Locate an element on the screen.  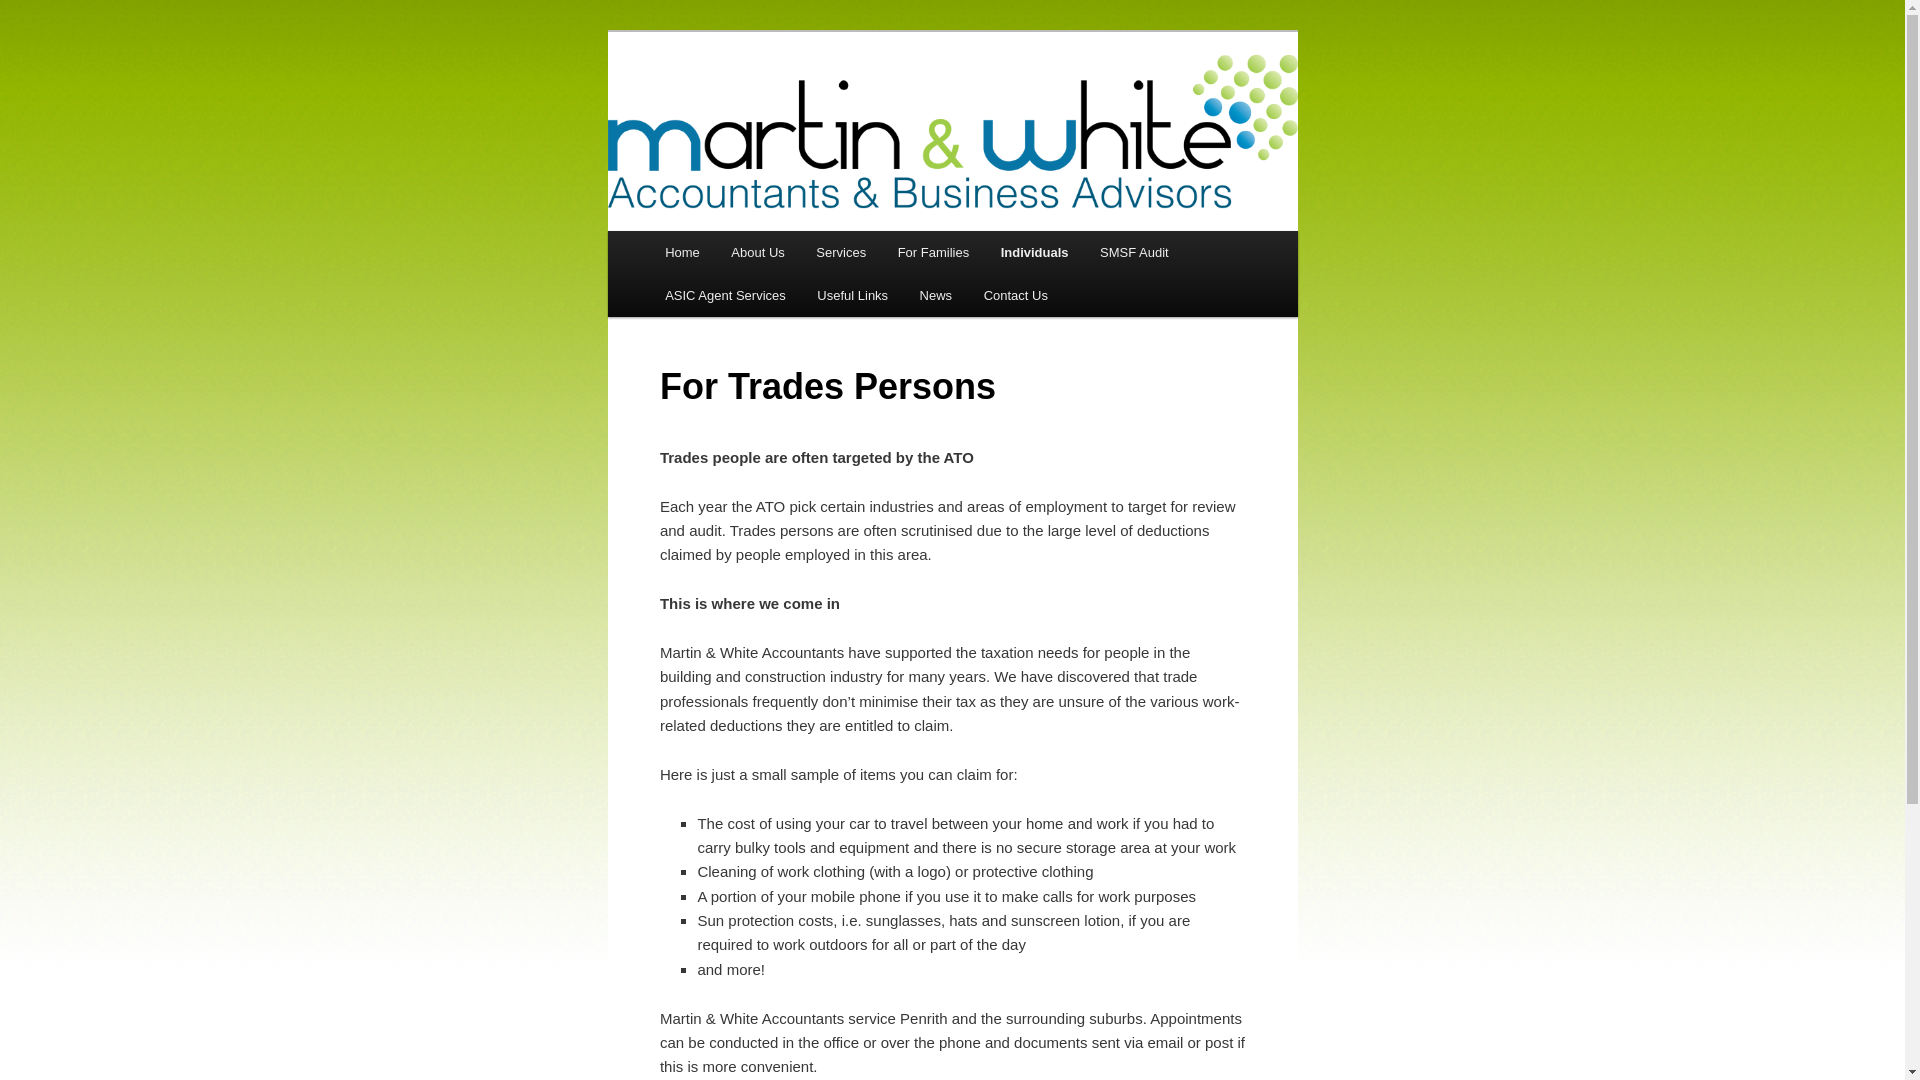
'Skip to primary content' is located at coordinates (678, 230).